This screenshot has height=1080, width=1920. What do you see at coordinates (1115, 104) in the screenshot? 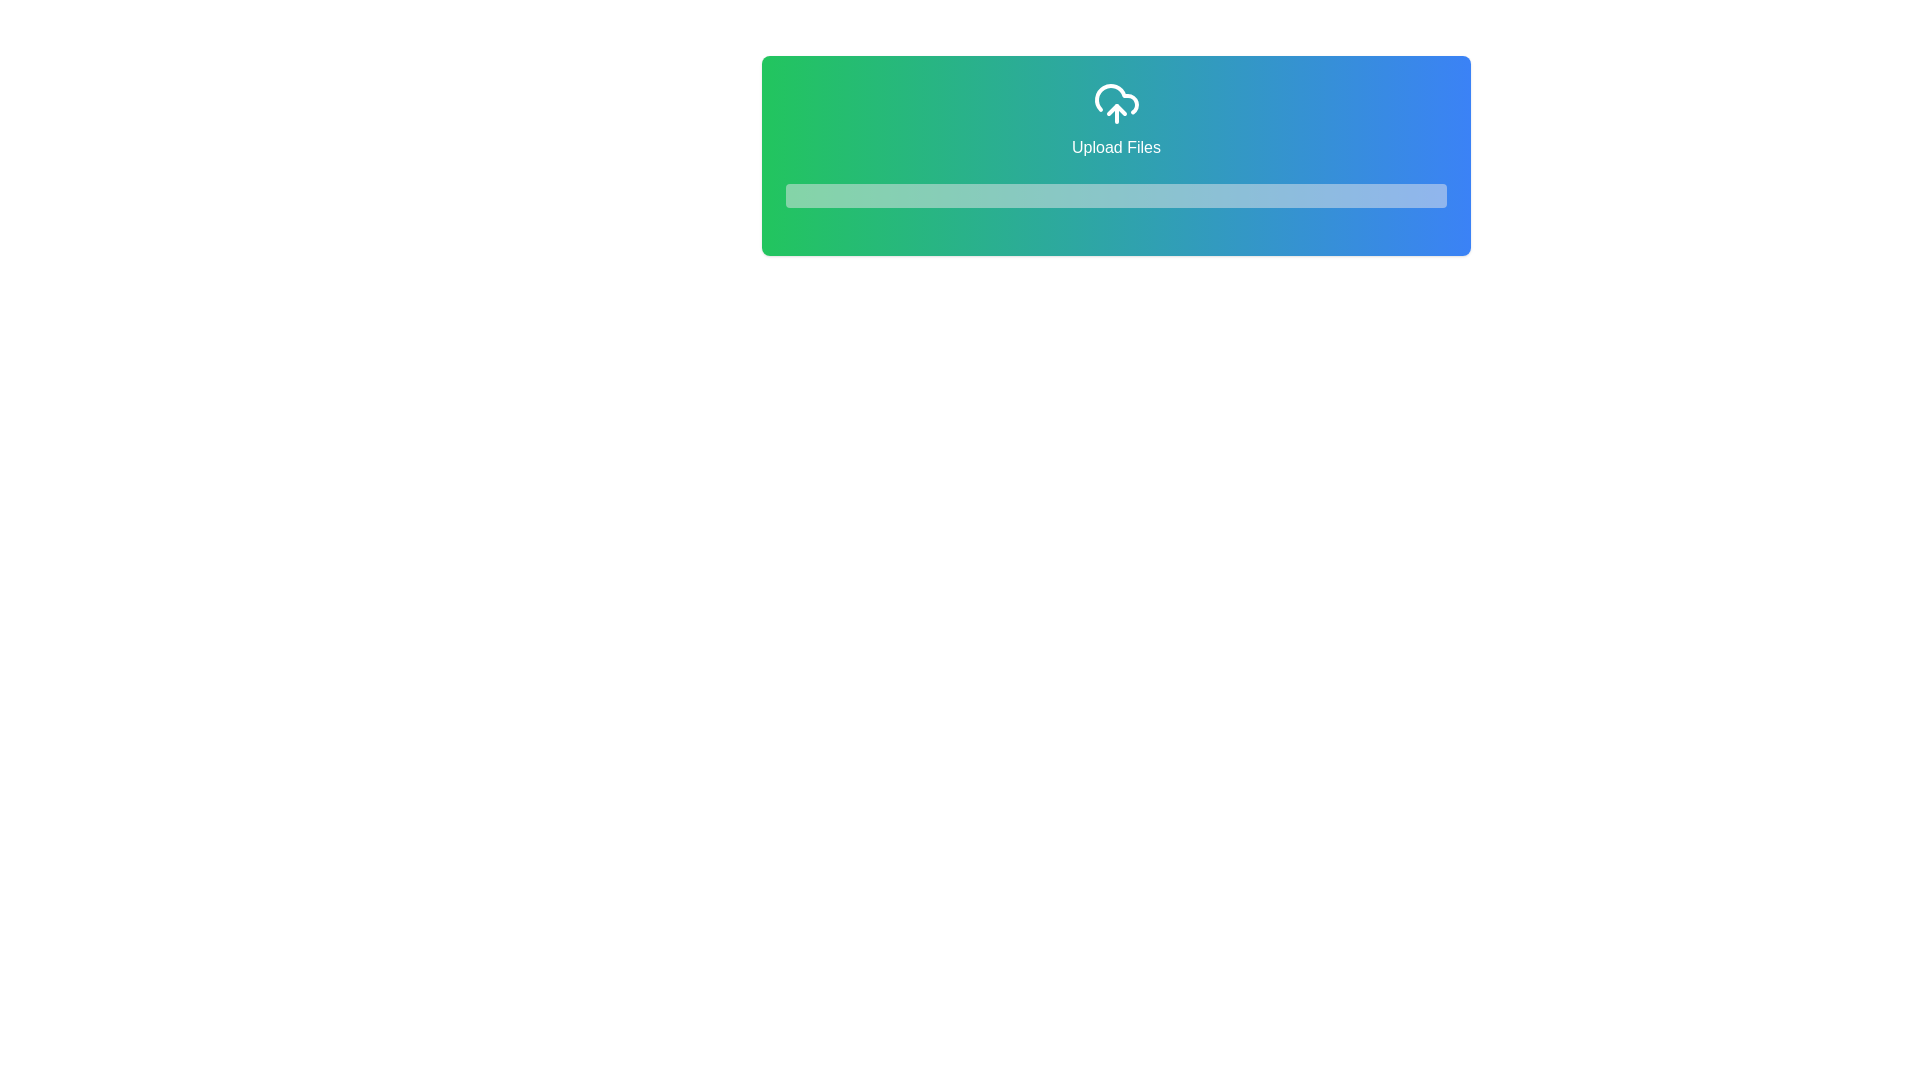
I see `the cloud icon with an upward-pointing arrow, which suggests an upload action, located above the label 'Upload Files'` at bounding box center [1115, 104].